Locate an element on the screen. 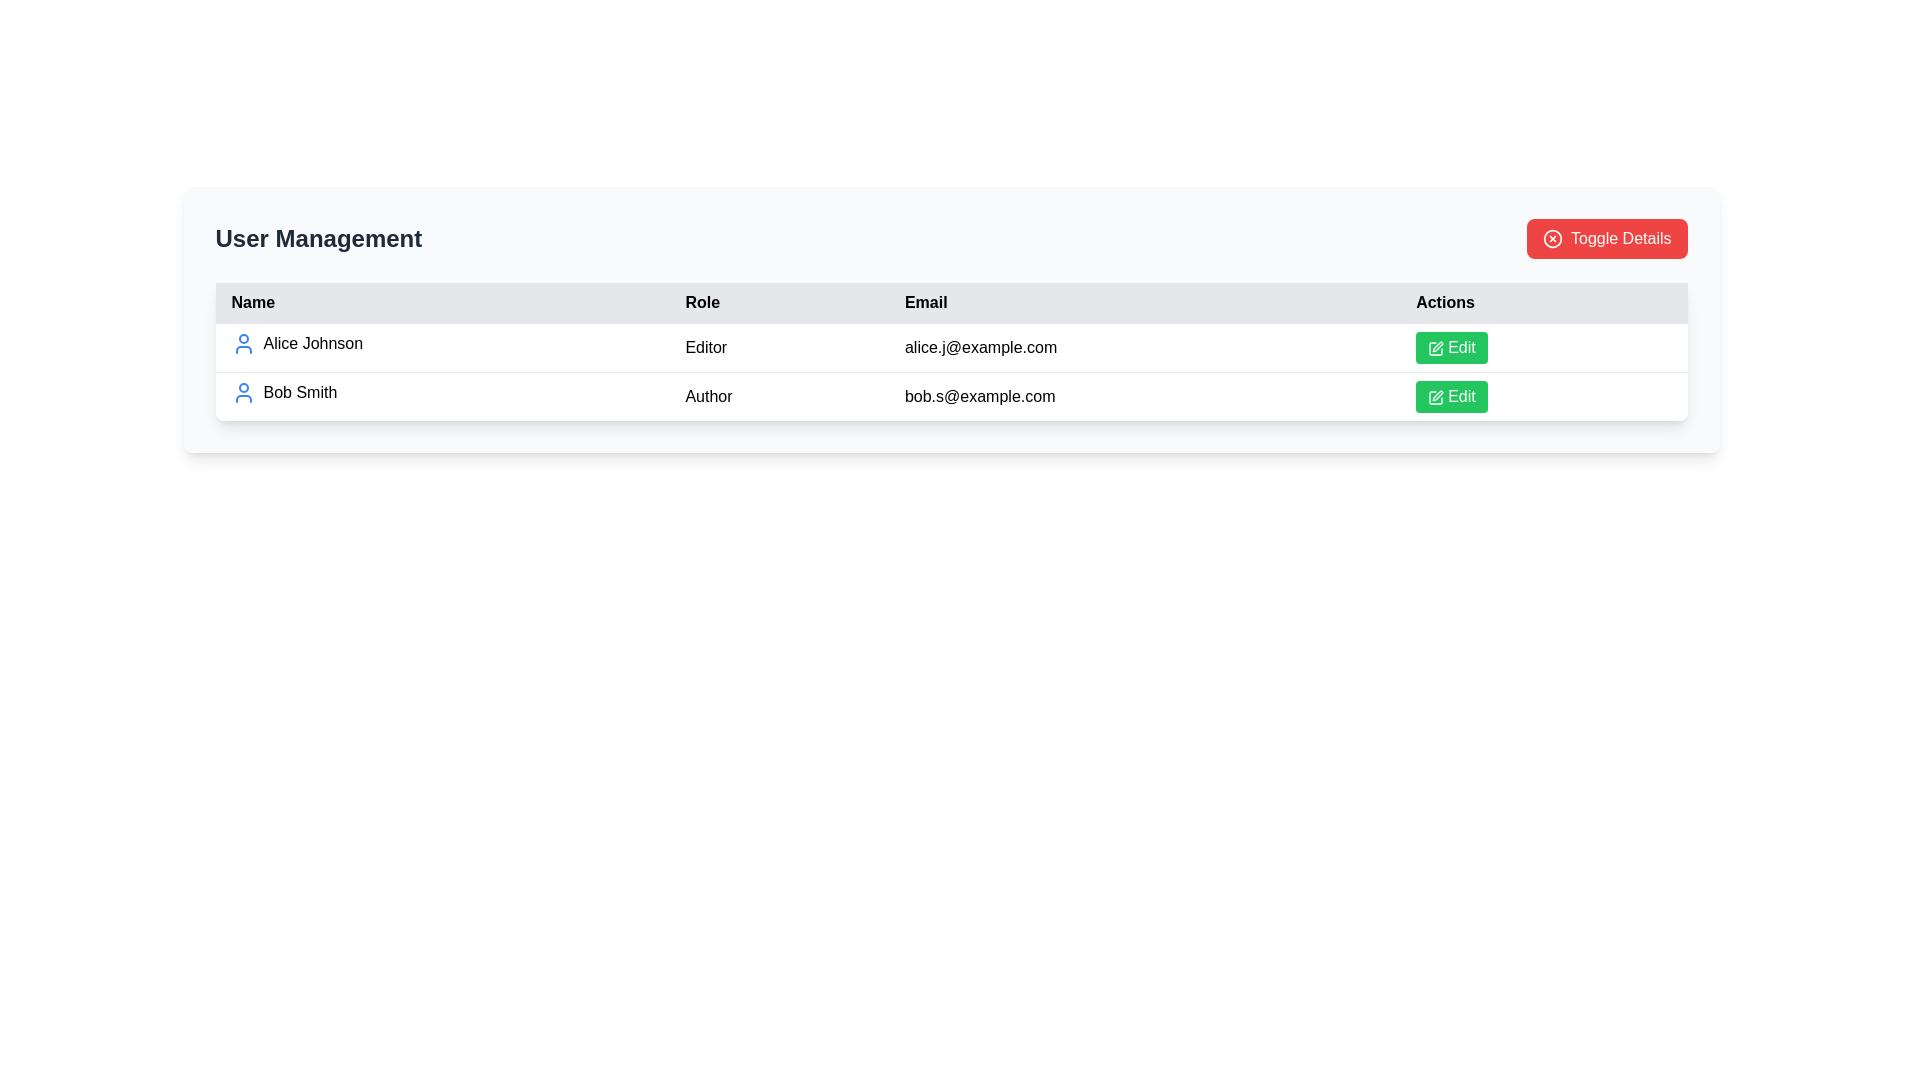 This screenshot has height=1080, width=1920. the second row of the User Management table that provides information about the user 'Bob Smith' is located at coordinates (950, 396).